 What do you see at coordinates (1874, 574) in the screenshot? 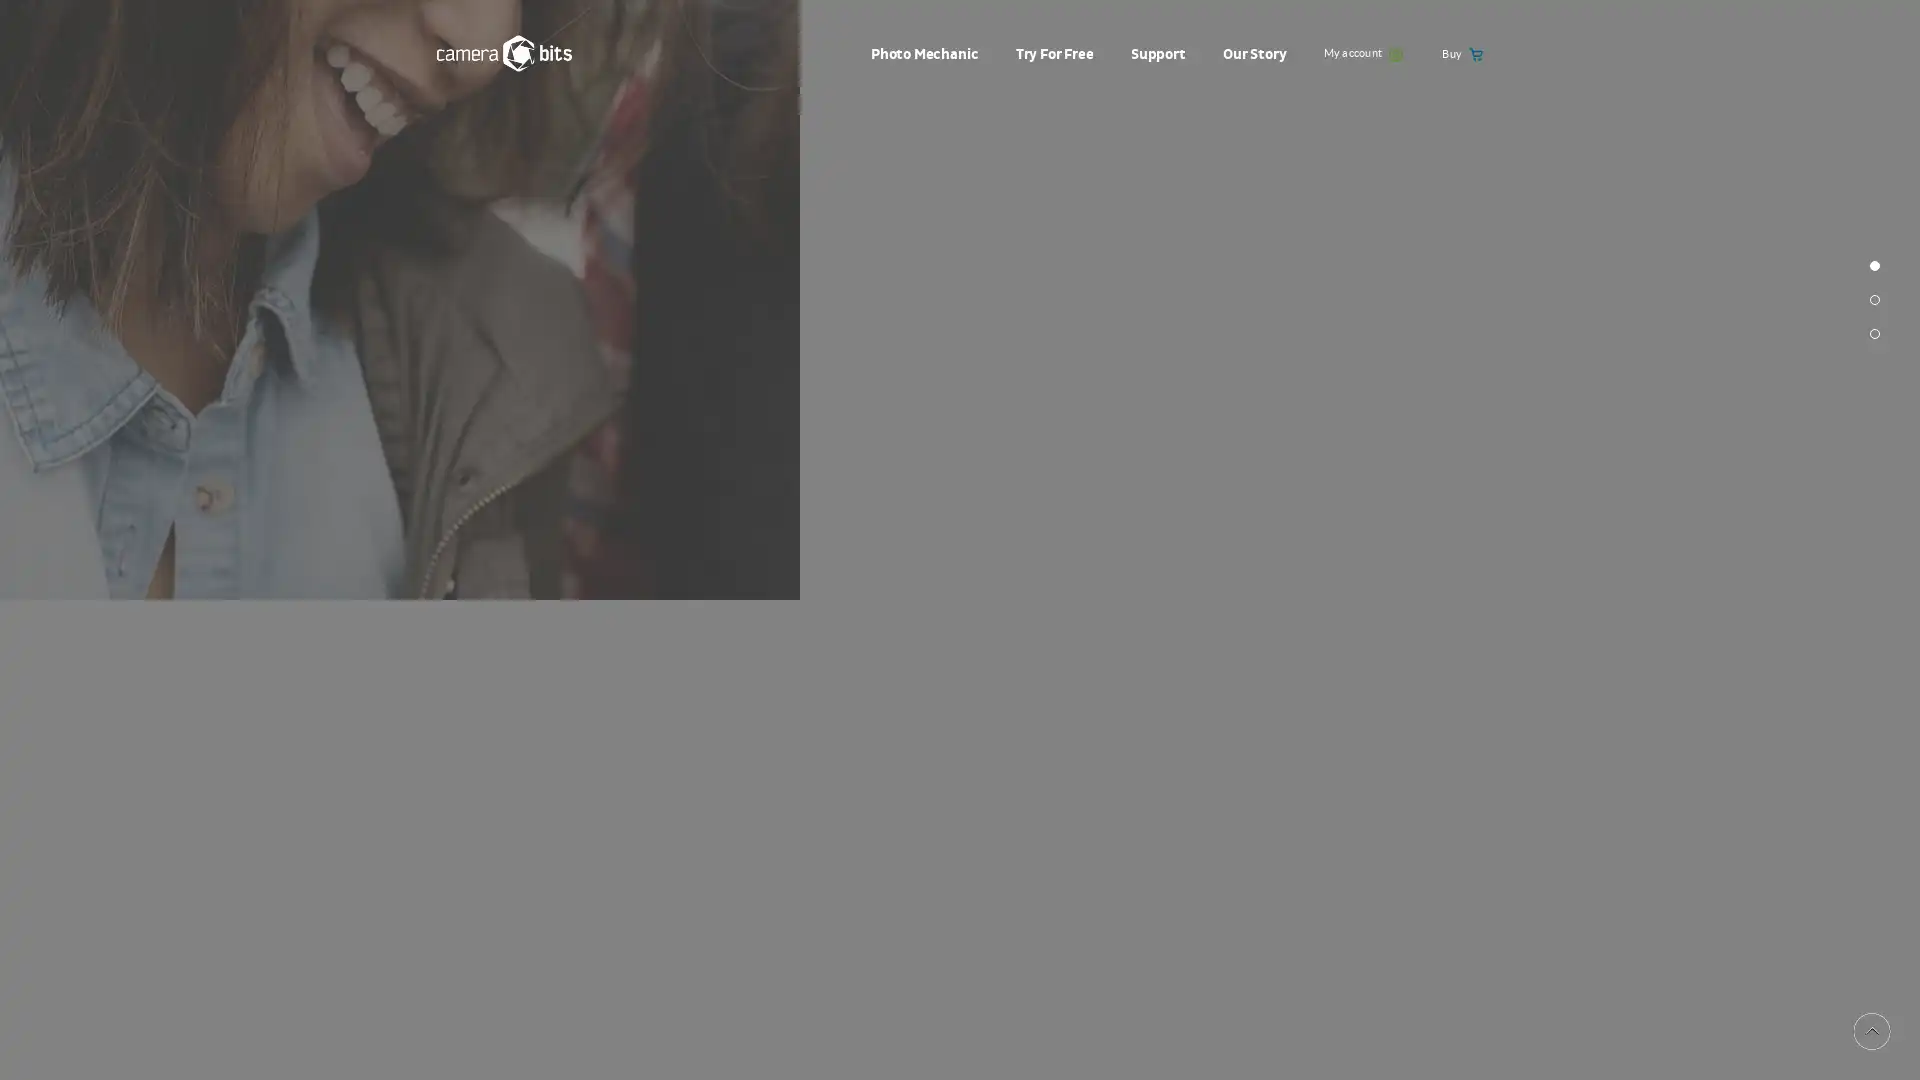
I see `3` at bounding box center [1874, 574].